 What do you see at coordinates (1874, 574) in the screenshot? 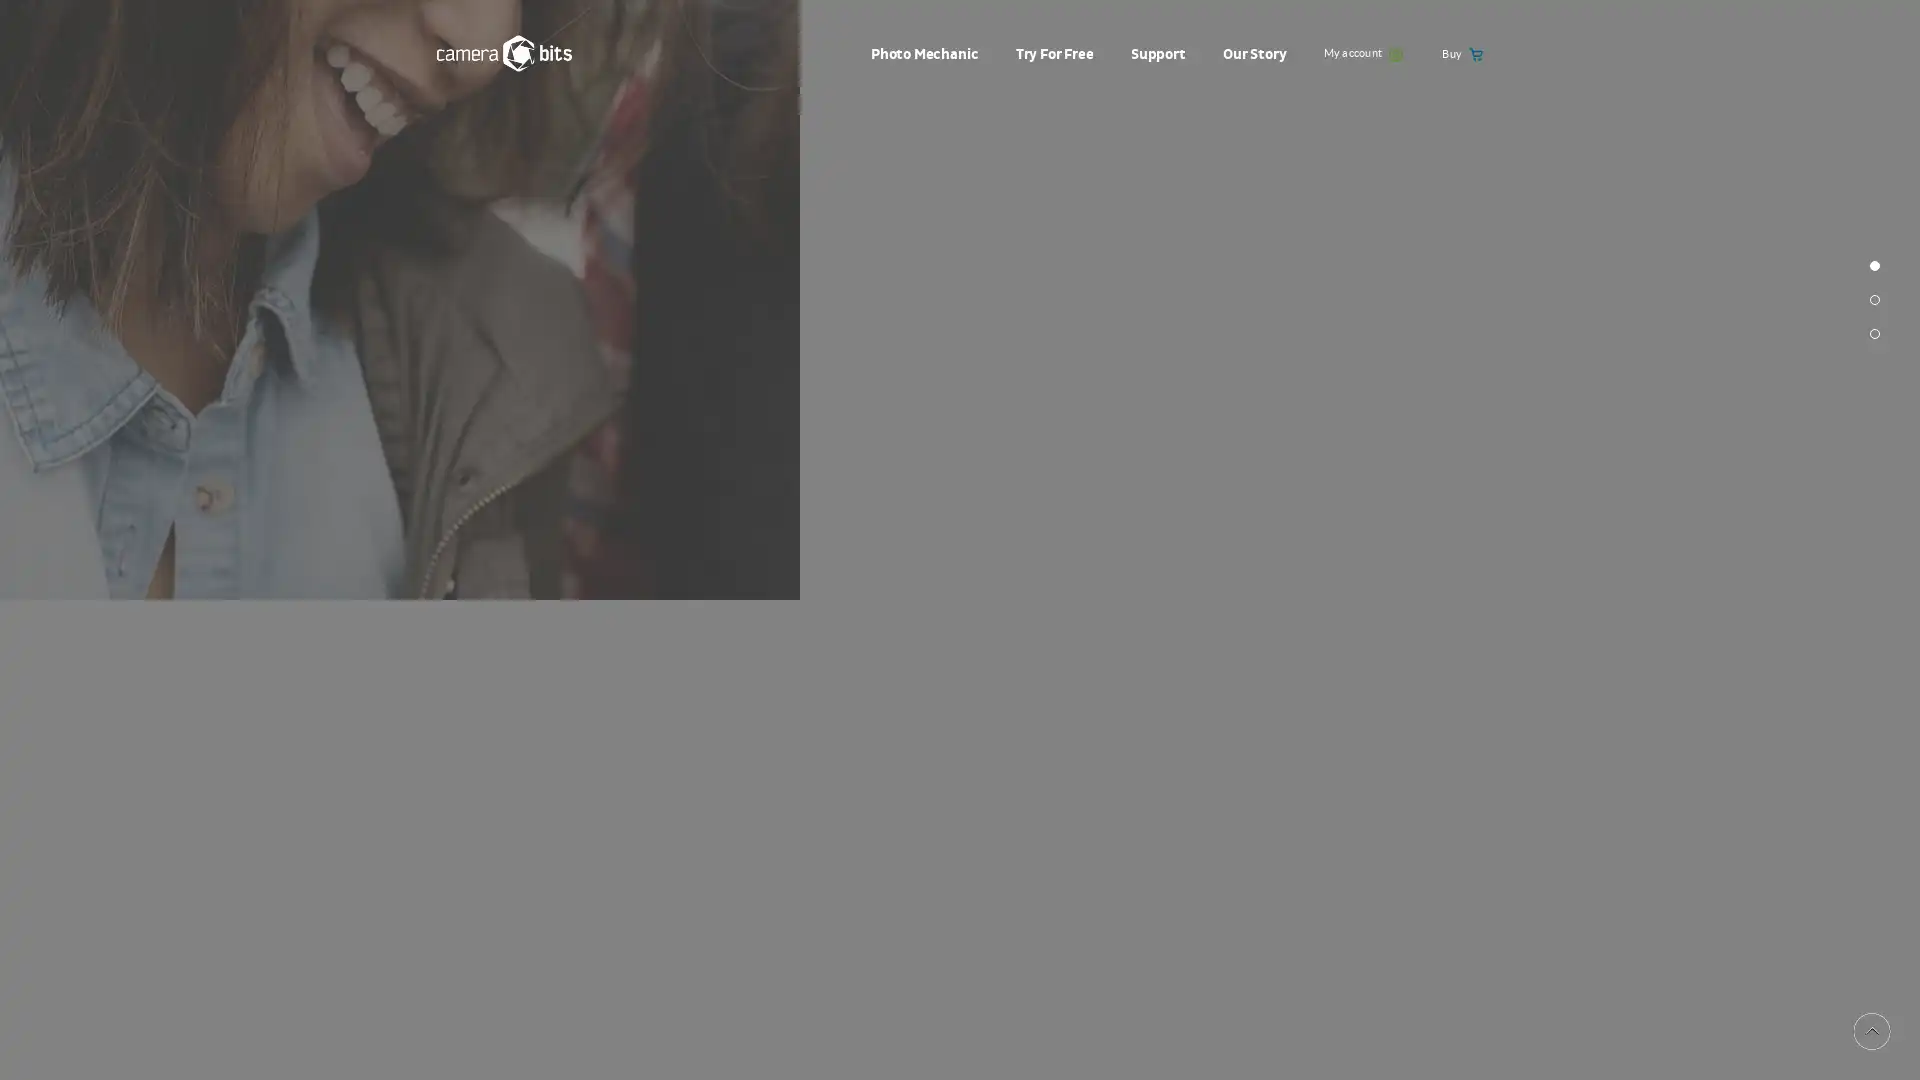
I see `3` at bounding box center [1874, 574].